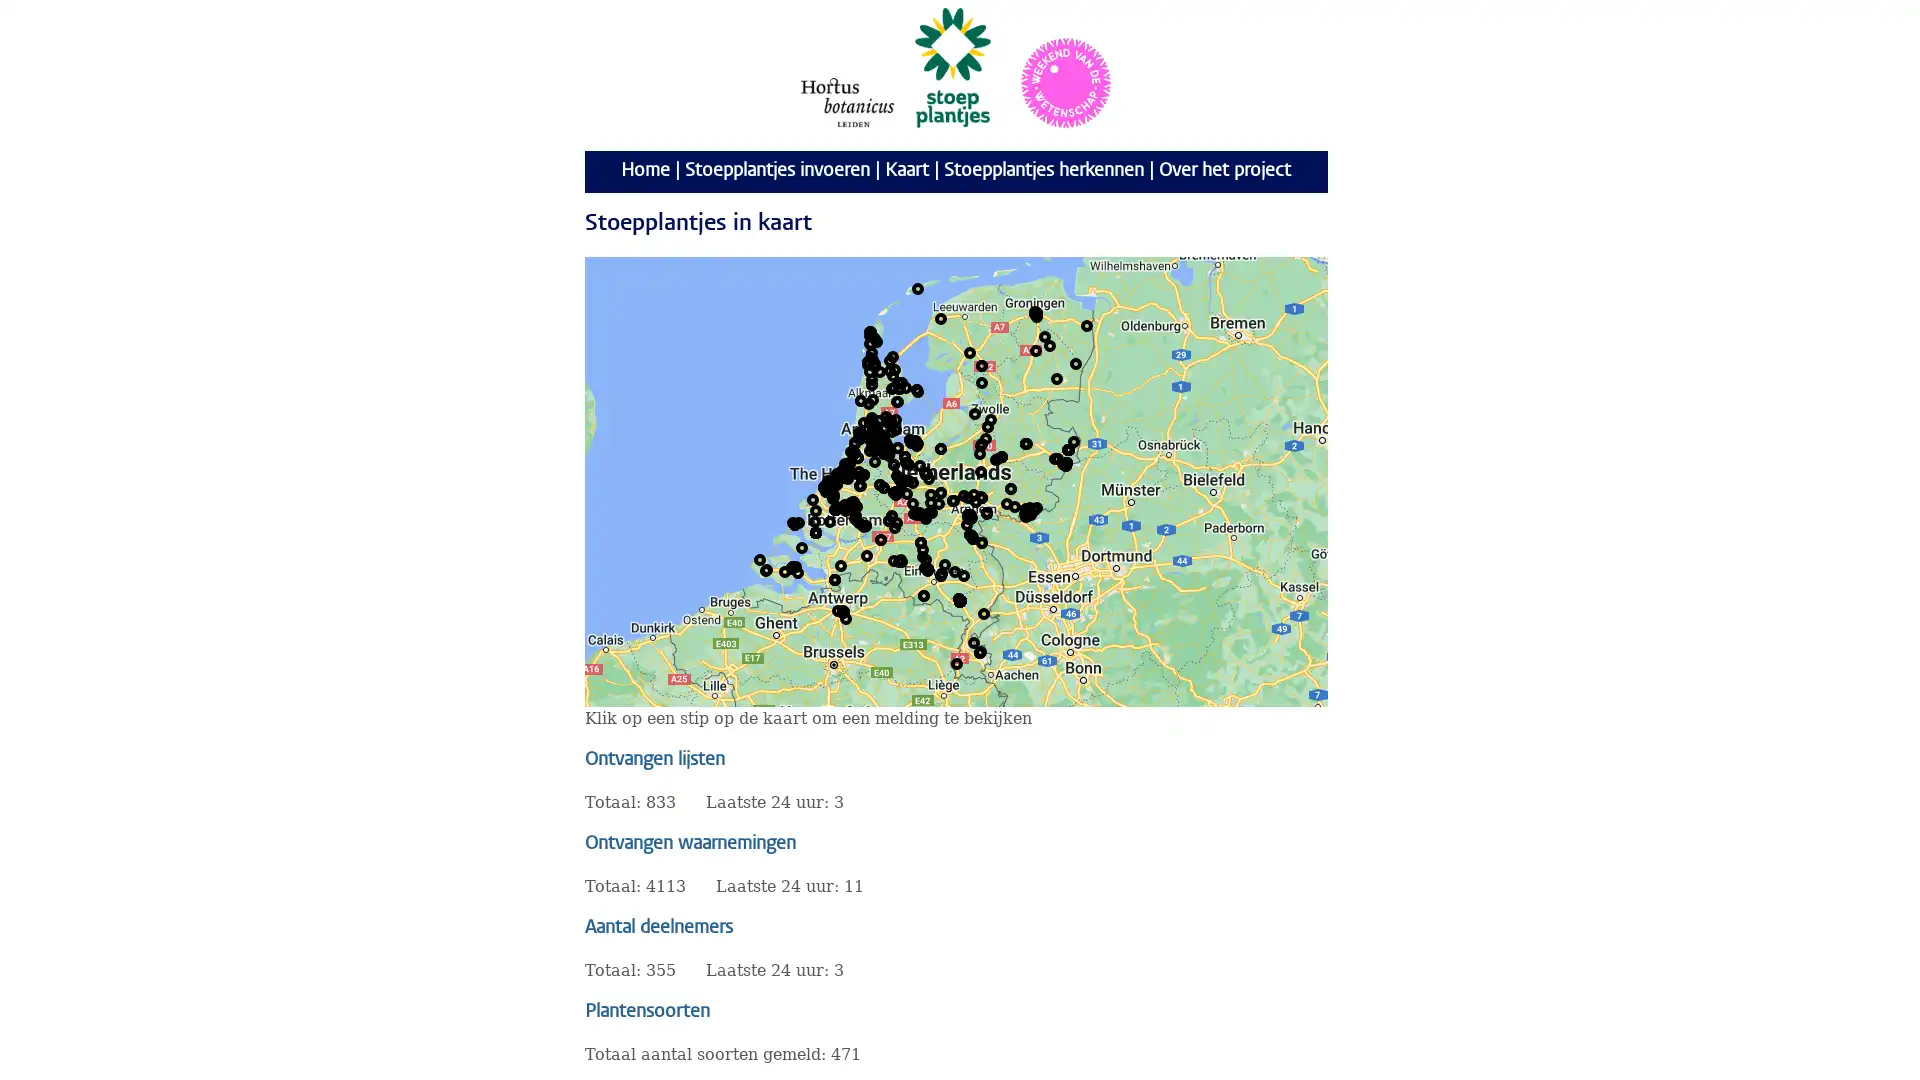 Image resolution: width=1920 pixels, height=1080 pixels. What do you see at coordinates (816, 531) in the screenshot?
I see `Telling van Neomi op 03 juni 2022` at bounding box center [816, 531].